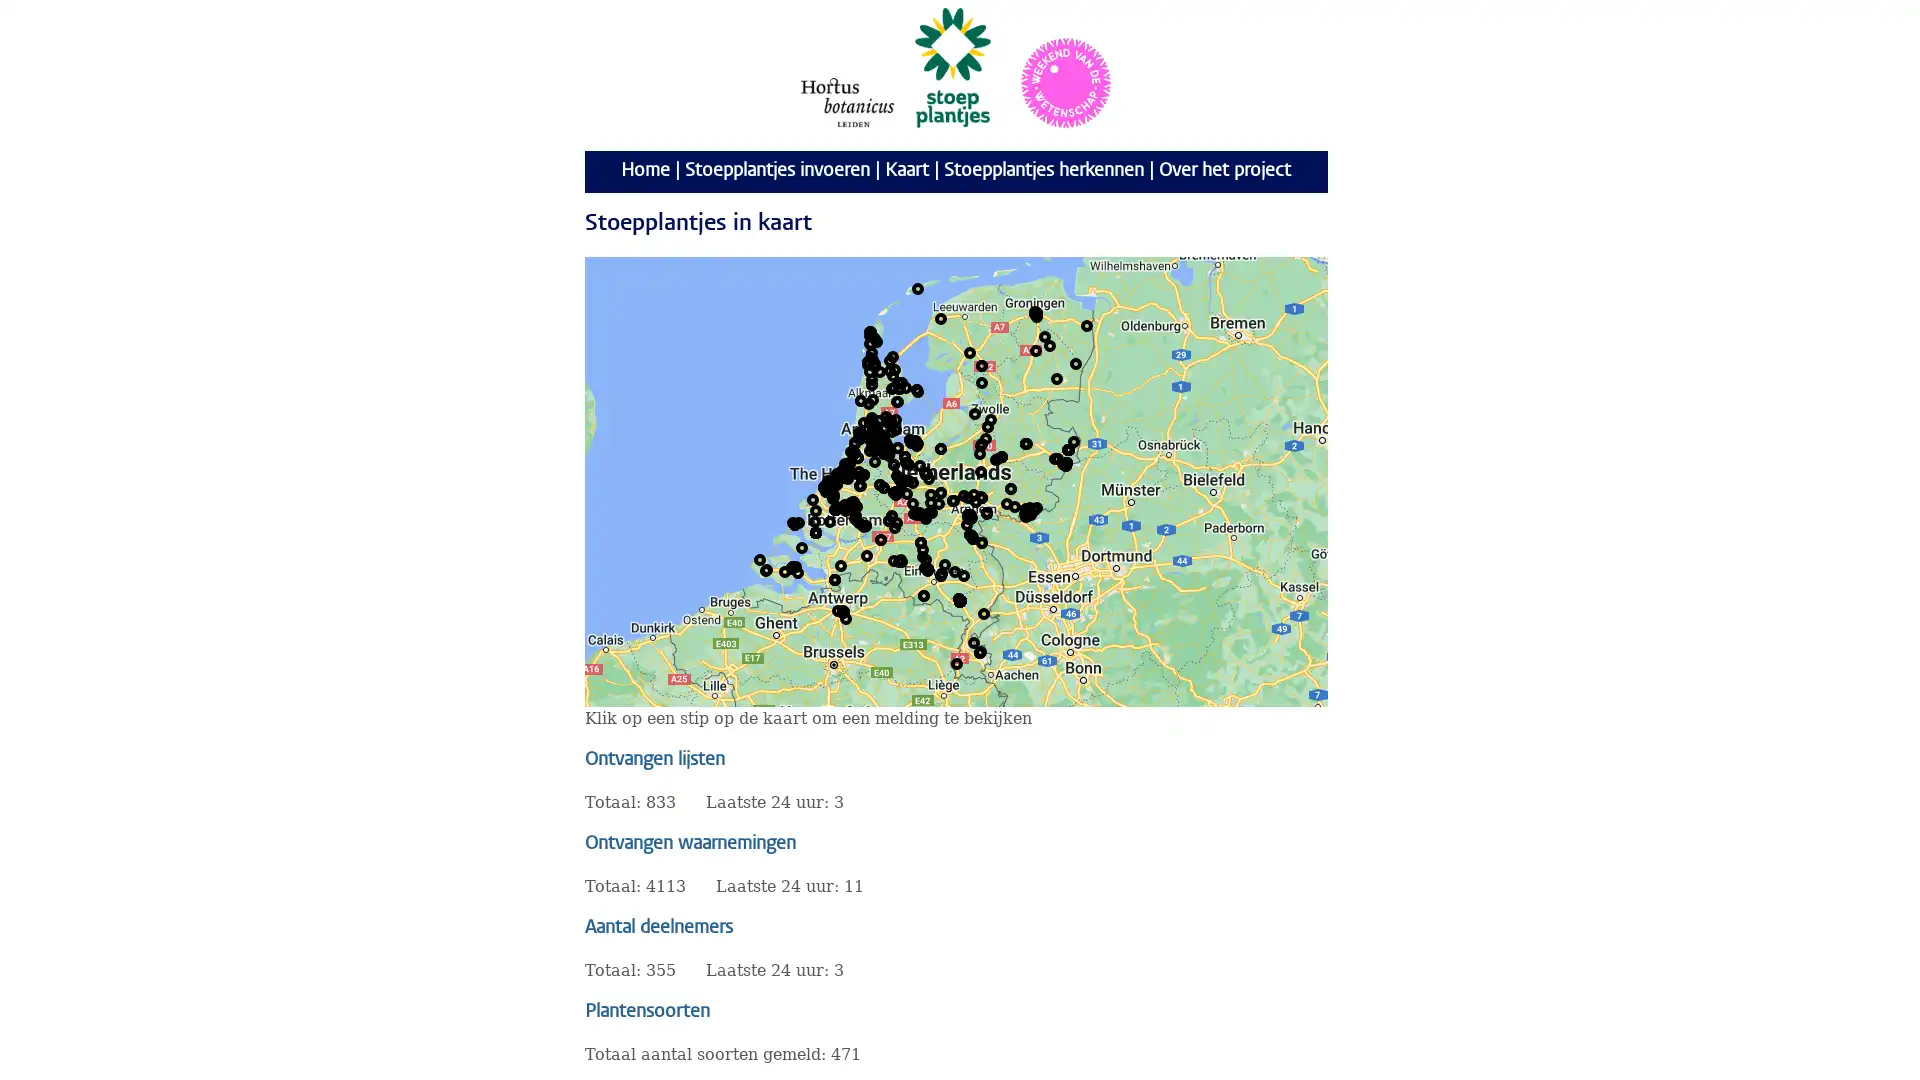 Image resolution: width=1920 pixels, height=1080 pixels. What do you see at coordinates (816, 531) in the screenshot?
I see `Telling van Neomi op 03 juni 2022` at bounding box center [816, 531].